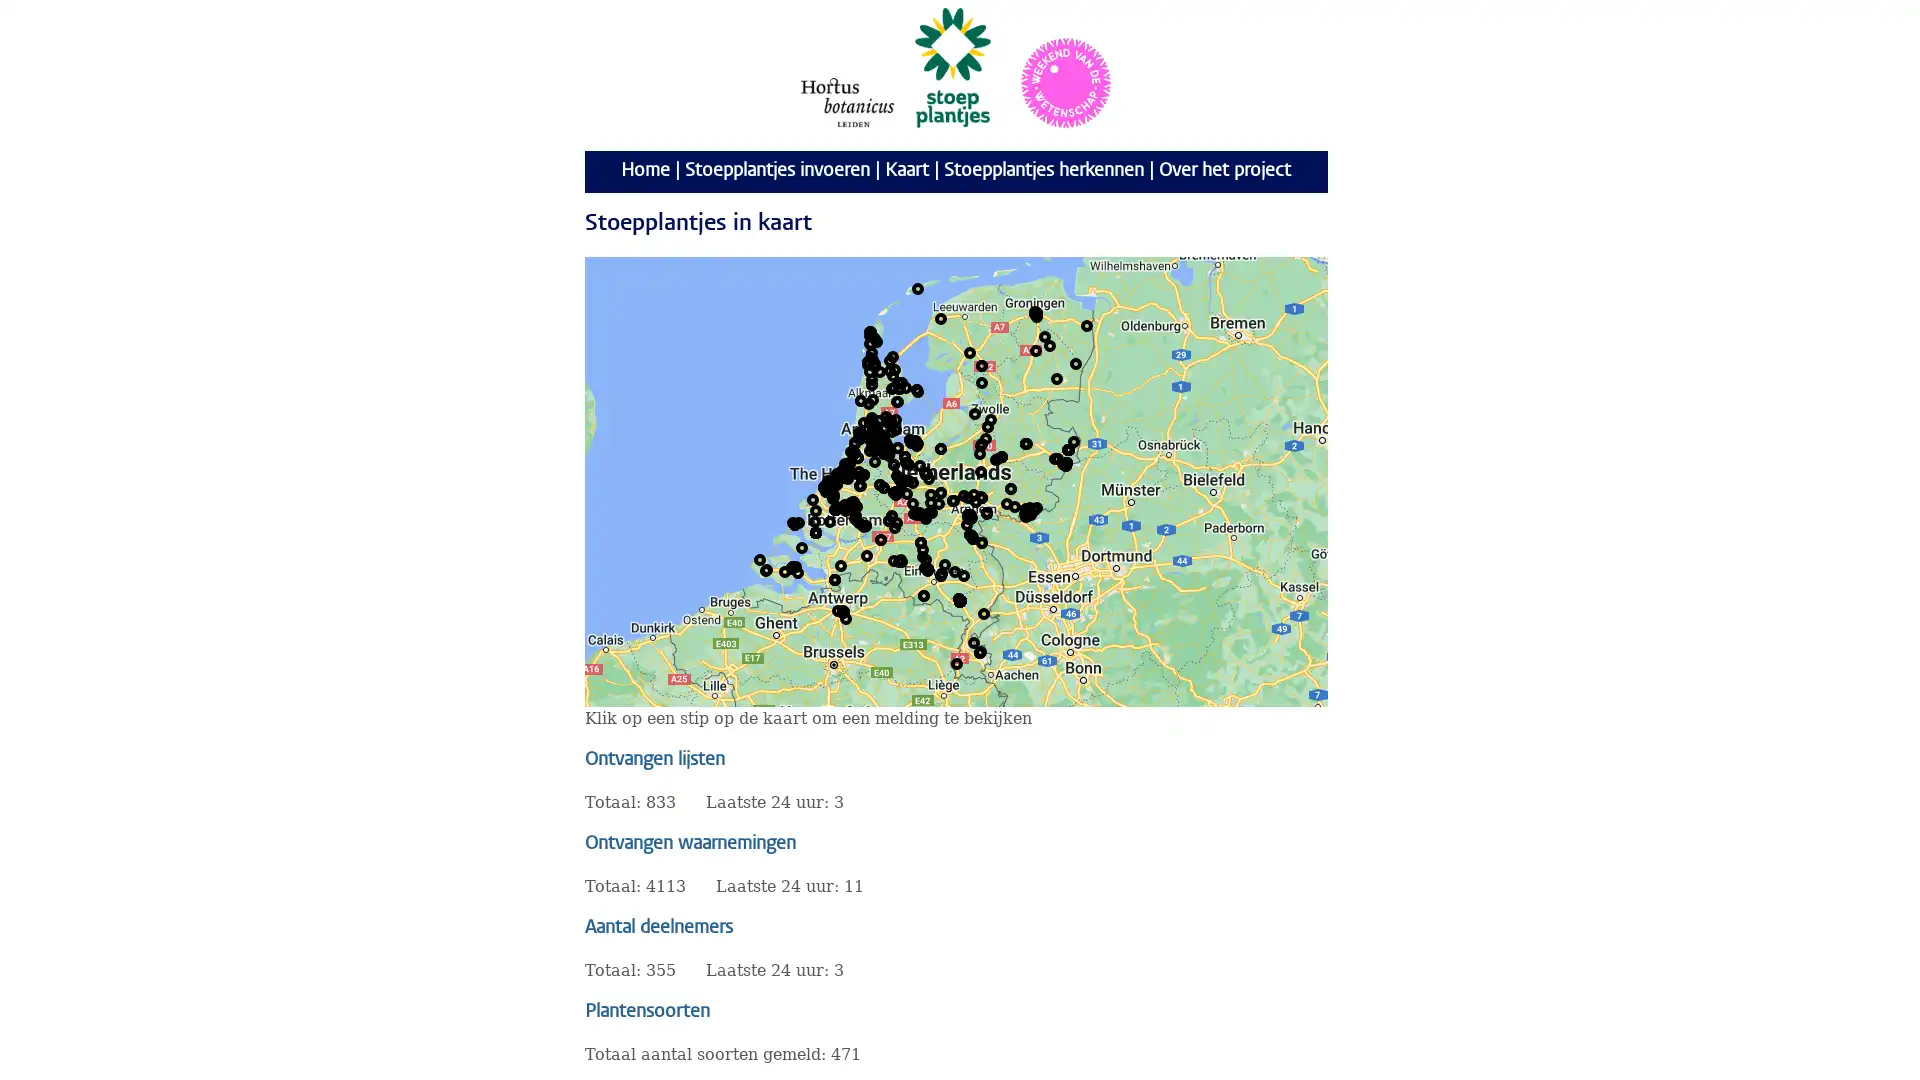 Image resolution: width=1920 pixels, height=1080 pixels. What do you see at coordinates (816, 531) in the screenshot?
I see `Telling van Neomi op 03 juni 2022` at bounding box center [816, 531].